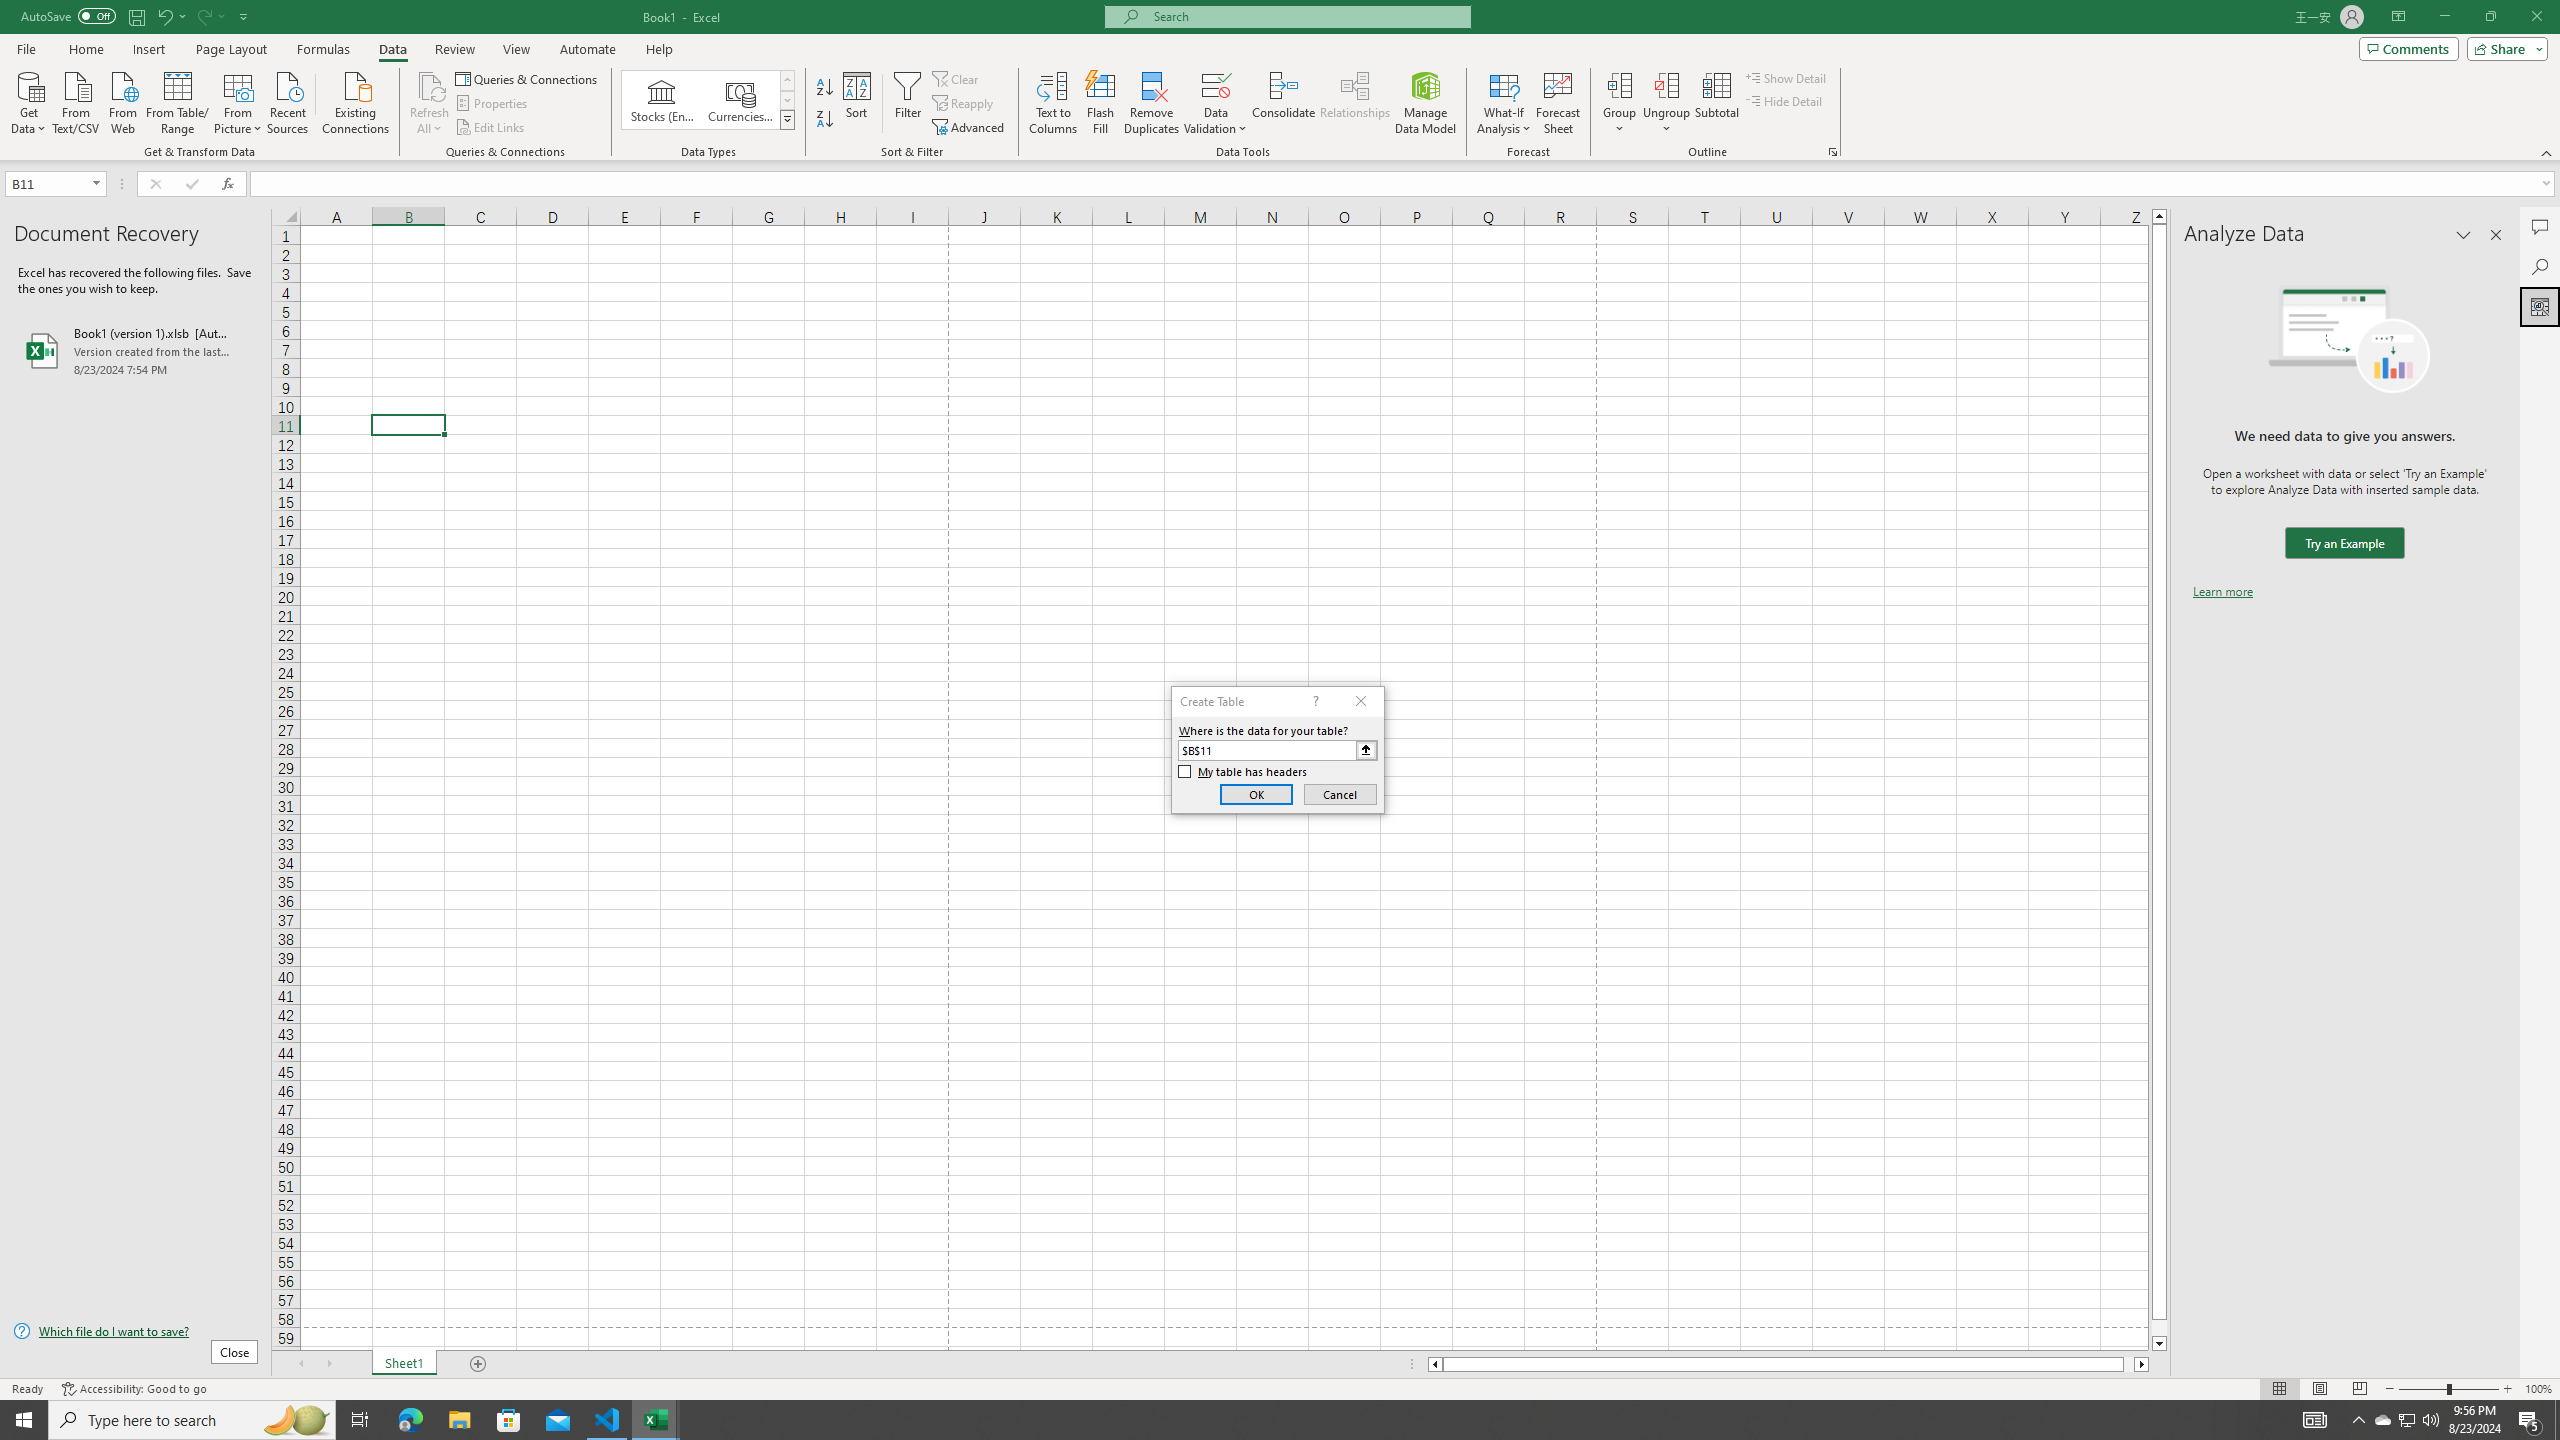 Image resolution: width=2560 pixels, height=1440 pixels. I want to click on 'Column right', so click(2141, 1363).